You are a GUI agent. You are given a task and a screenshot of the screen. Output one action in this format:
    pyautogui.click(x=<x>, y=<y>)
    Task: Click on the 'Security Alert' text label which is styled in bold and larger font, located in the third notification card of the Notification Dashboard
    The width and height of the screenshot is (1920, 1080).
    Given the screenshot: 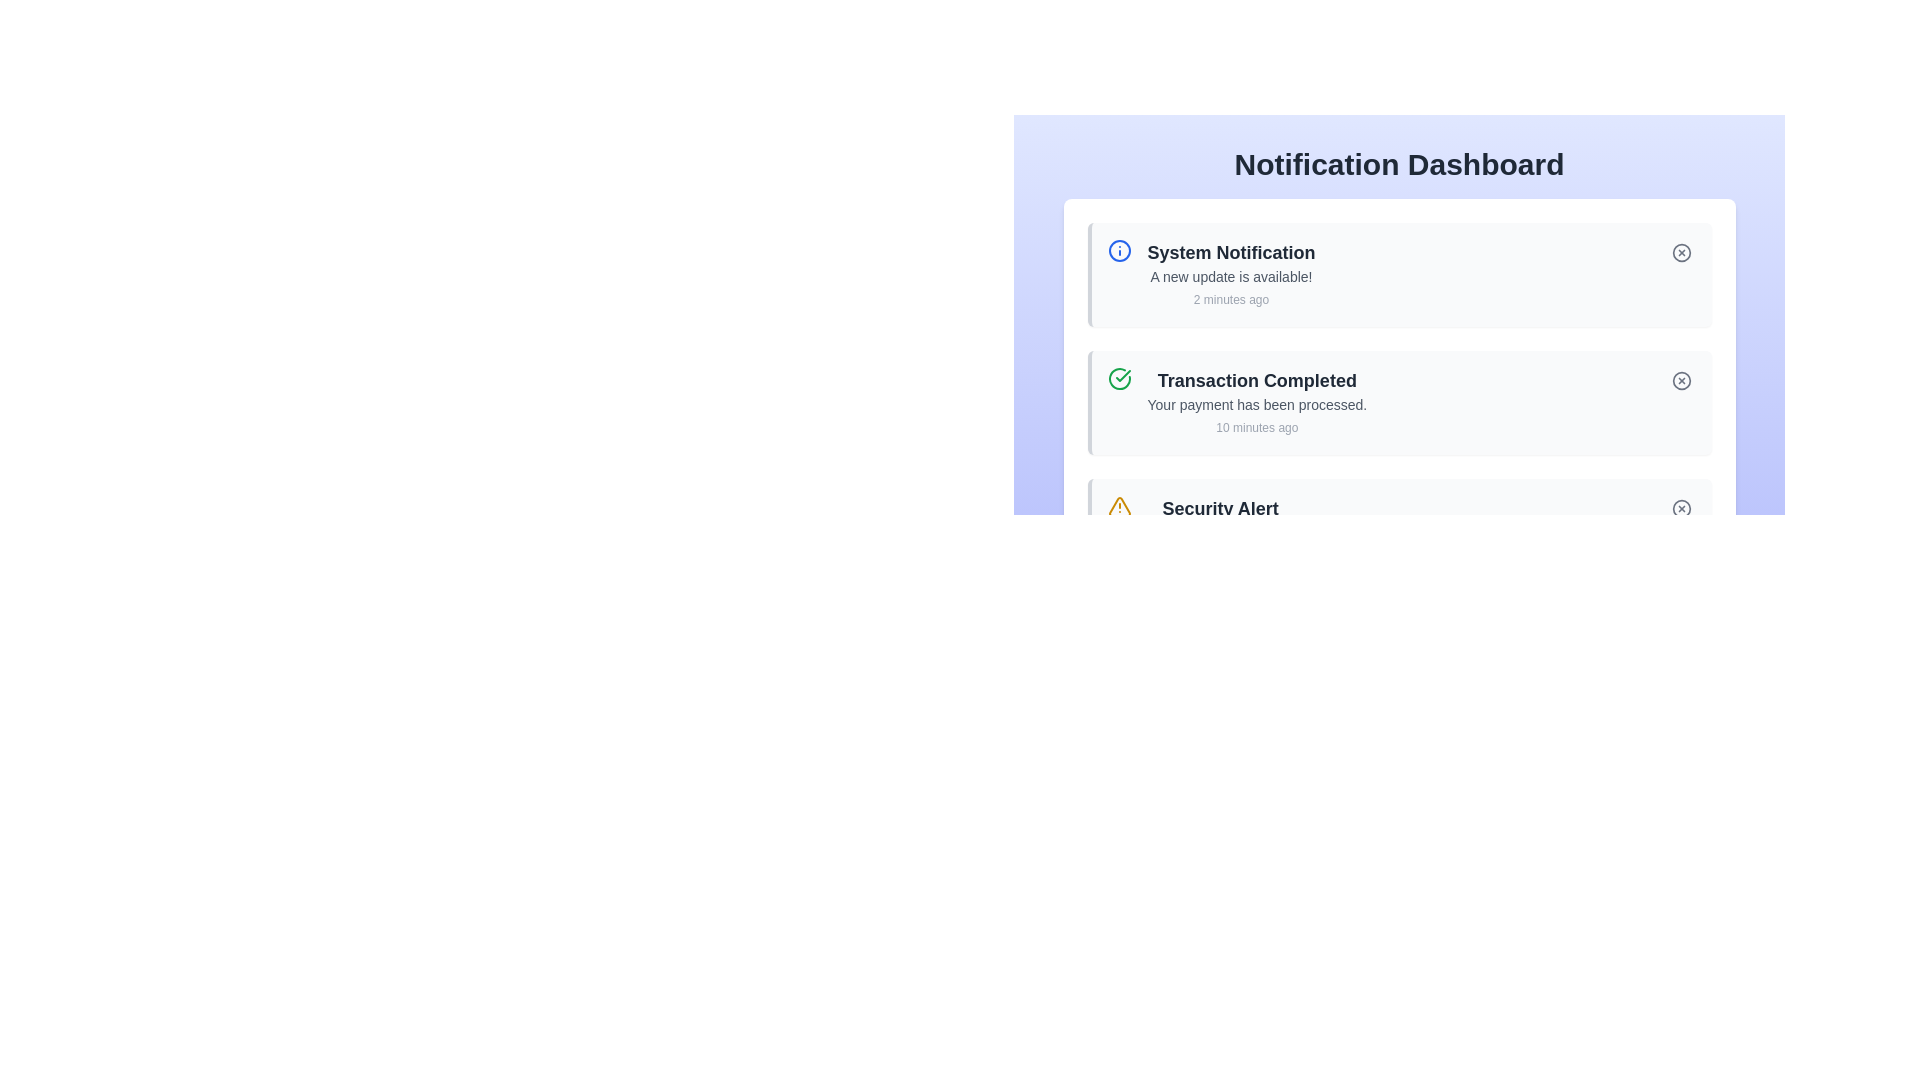 What is the action you would take?
    pyautogui.click(x=1219, y=508)
    